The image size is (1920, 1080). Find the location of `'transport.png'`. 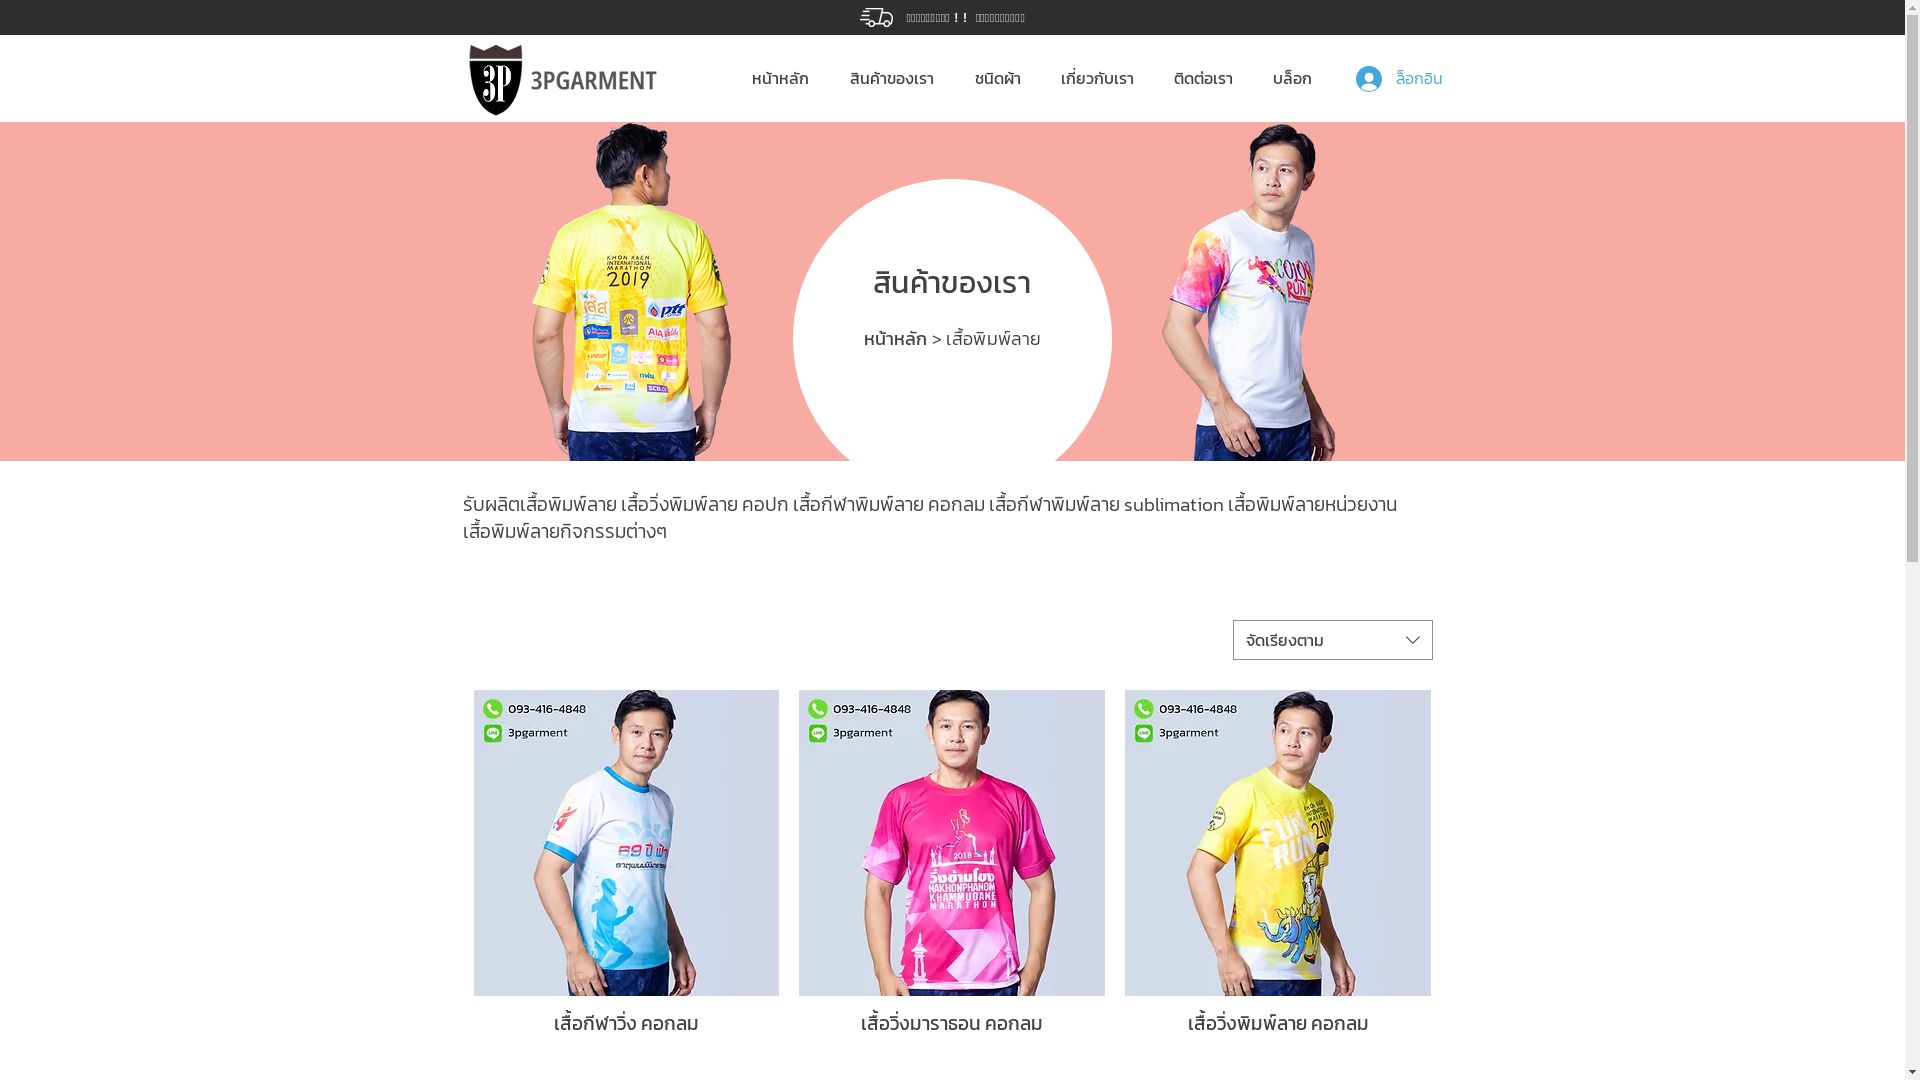

'transport.png' is located at coordinates (876, 17).